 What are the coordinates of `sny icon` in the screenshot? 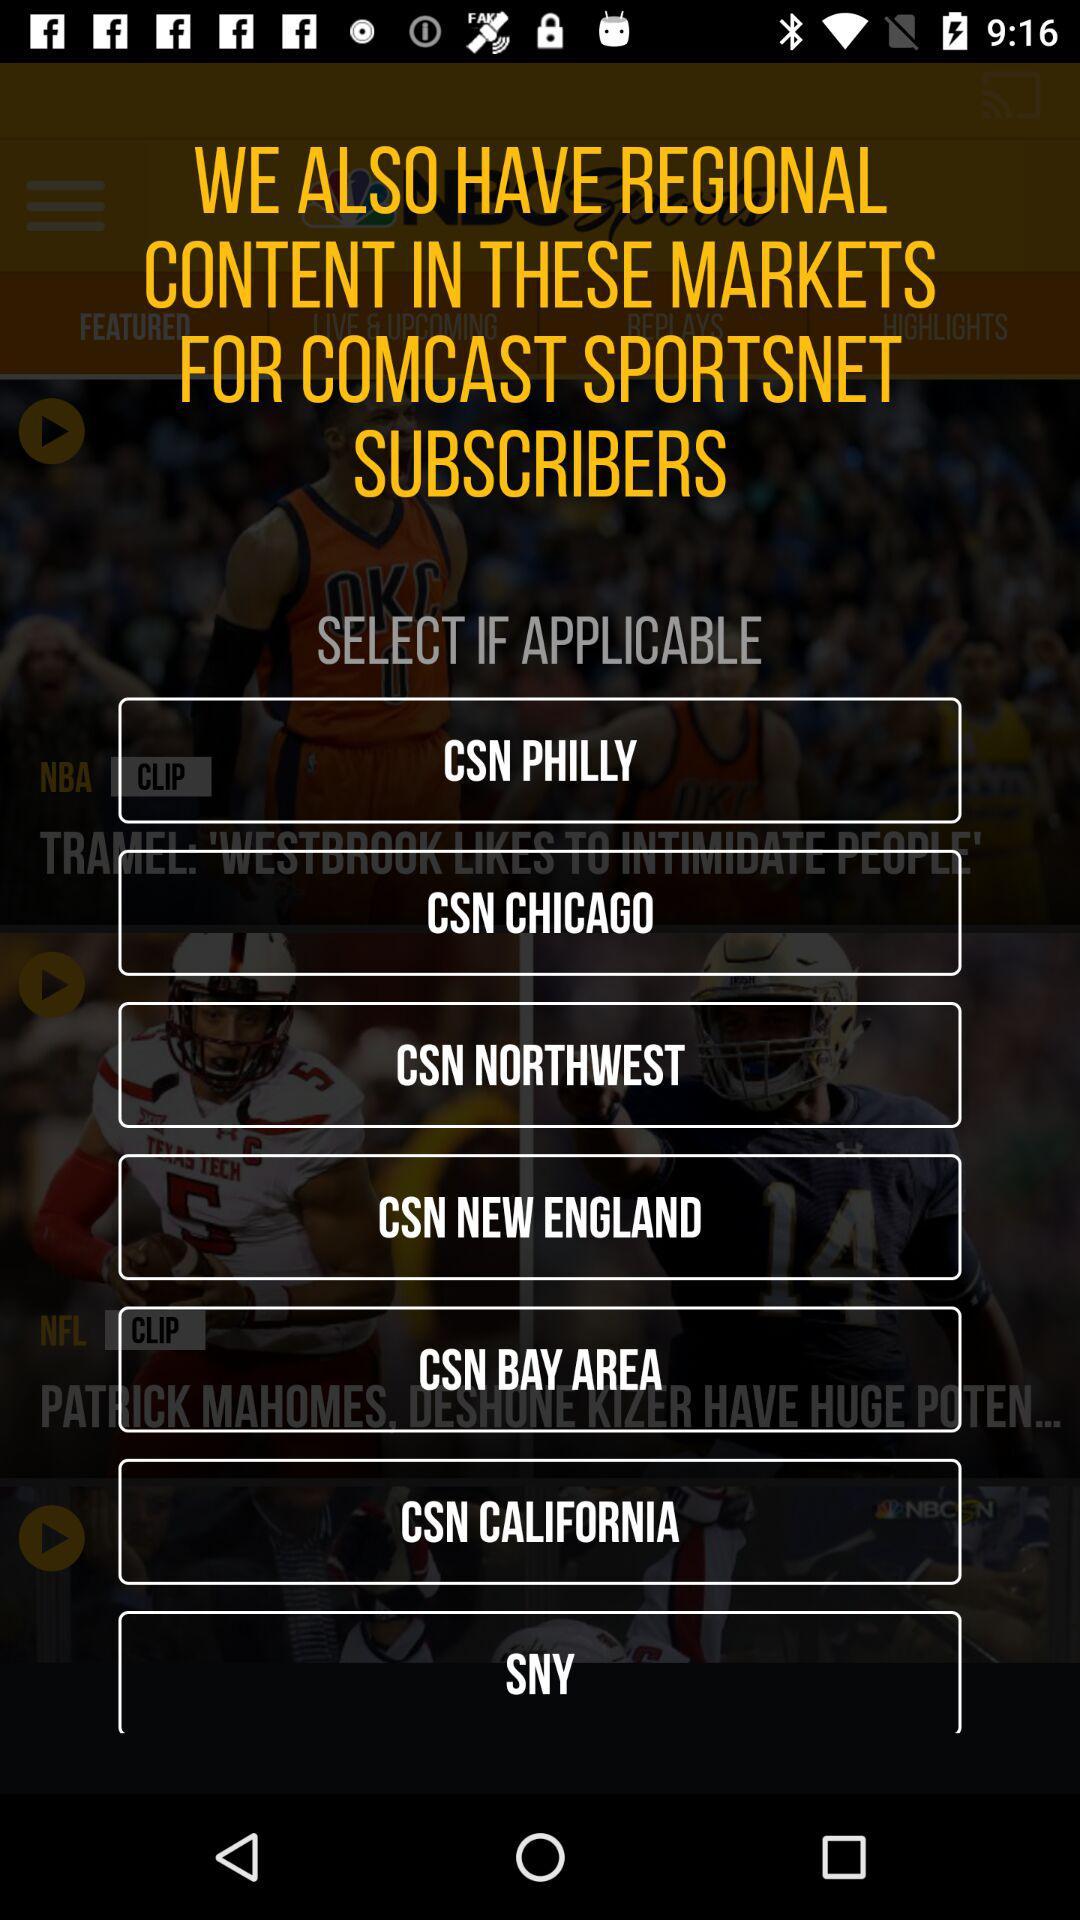 It's located at (540, 1672).